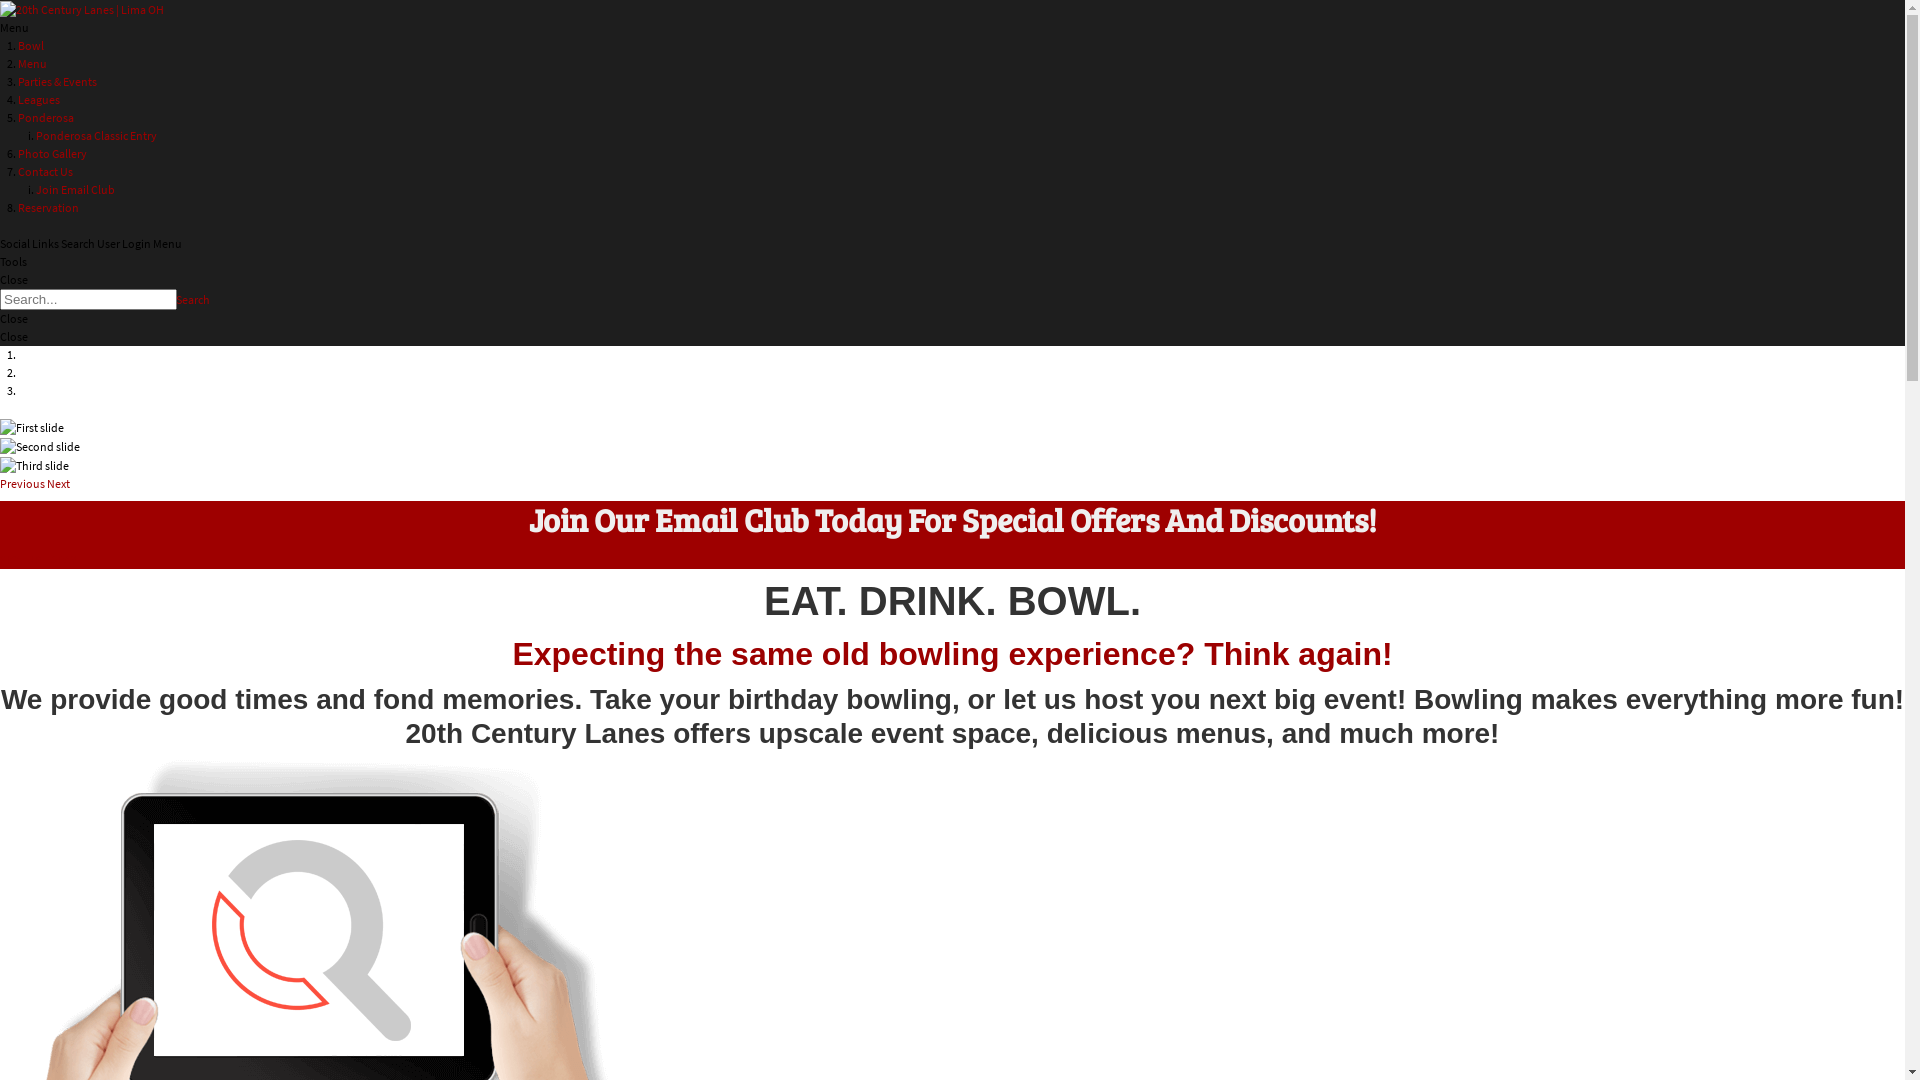 The image size is (1920, 1080). Describe the element at coordinates (18, 117) in the screenshot. I see `'Ponderosa'` at that location.